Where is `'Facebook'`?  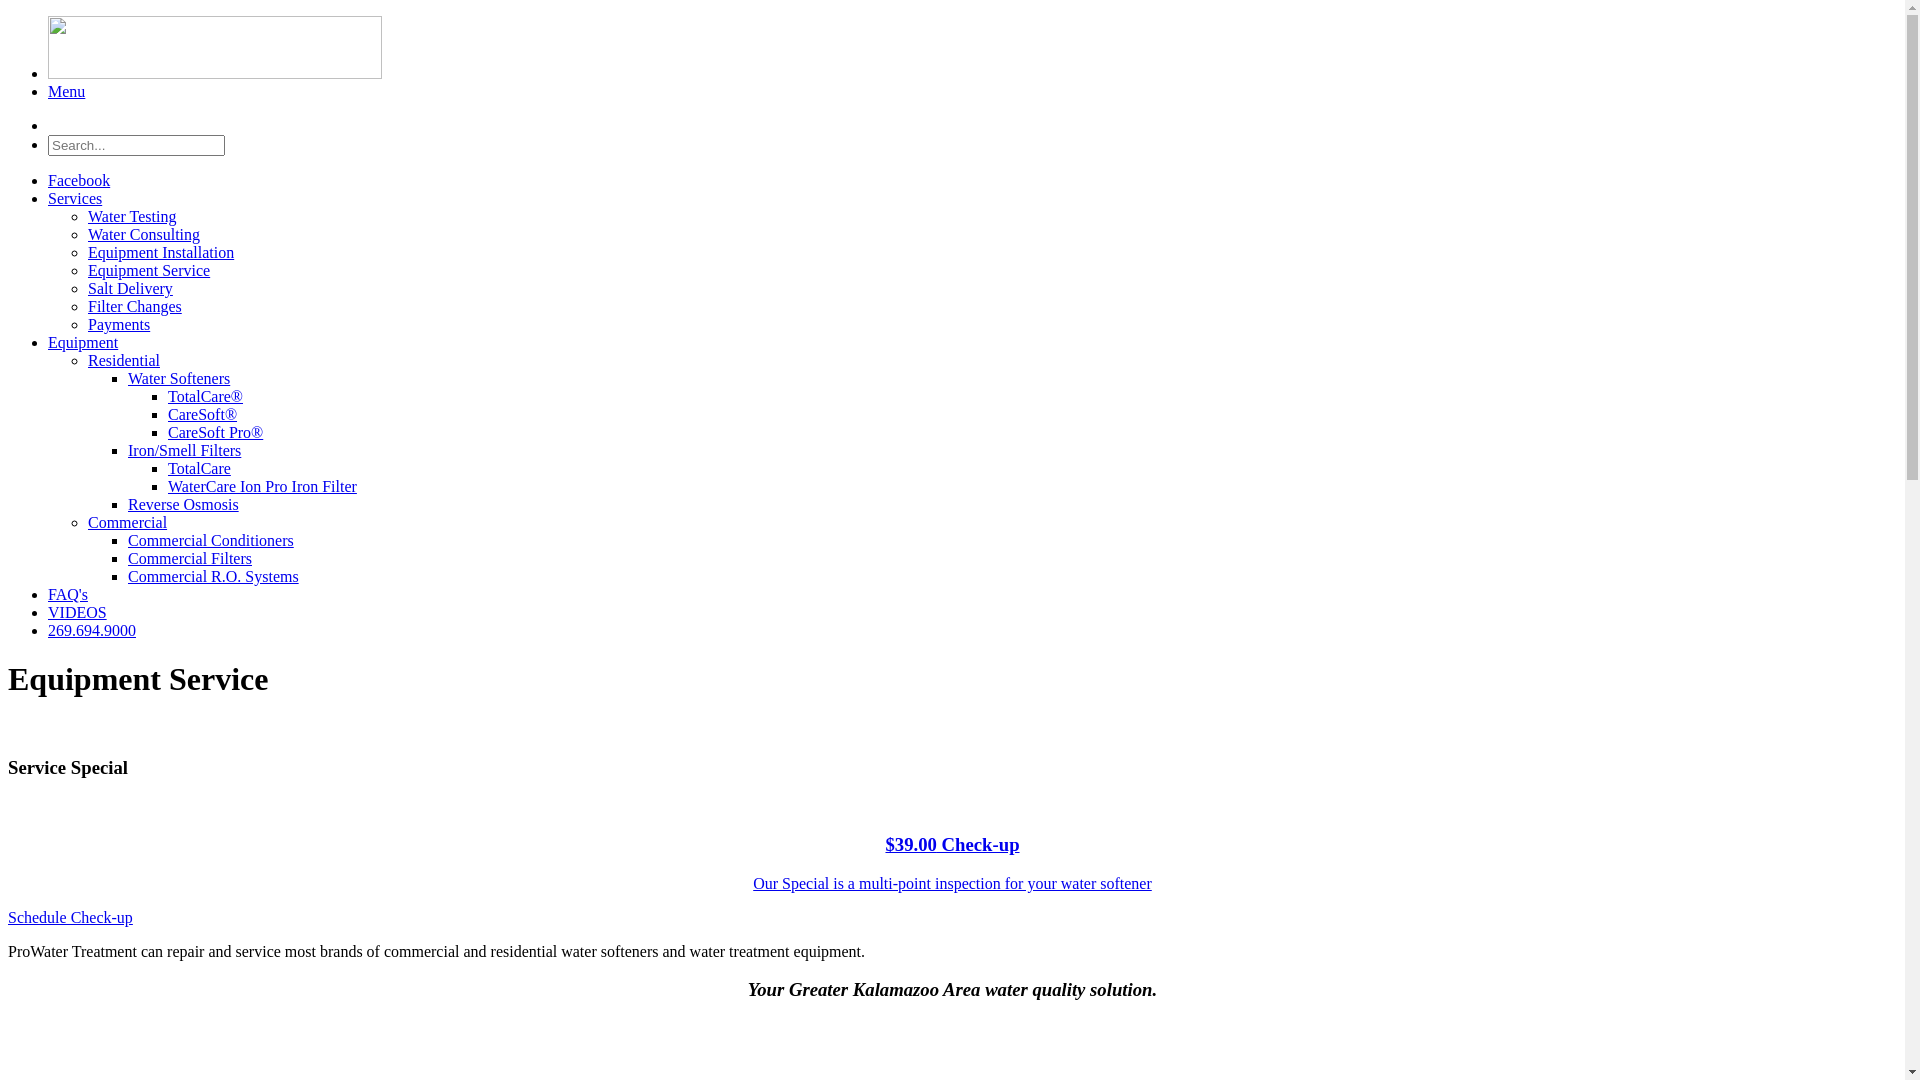 'Facebook' is located at coordinates (78, 180).